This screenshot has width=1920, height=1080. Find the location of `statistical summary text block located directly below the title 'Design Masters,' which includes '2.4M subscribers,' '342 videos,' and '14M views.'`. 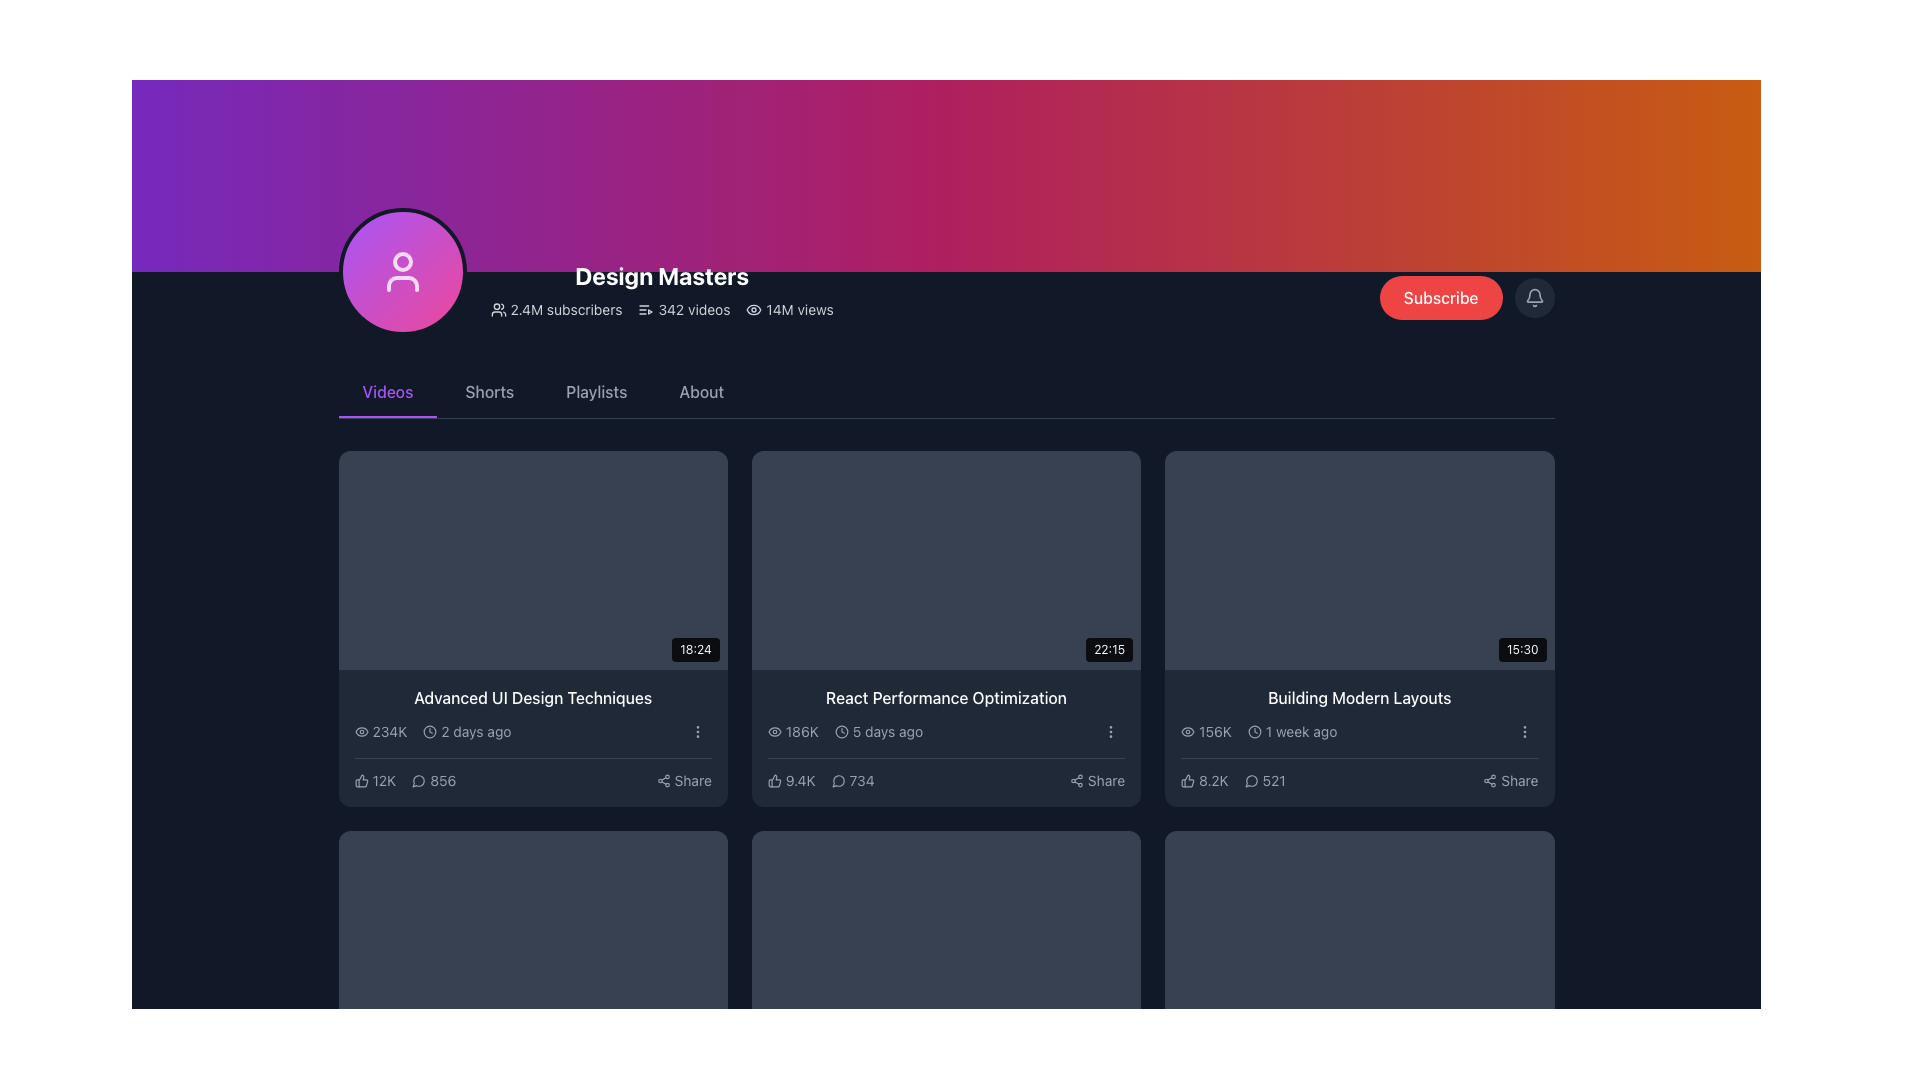

statistical summary text block located directly below the title 'Design Masters,' which includes '2.4M subscribers,' '342 videos,' and '14M views.' is located at coordinates (662, 309).